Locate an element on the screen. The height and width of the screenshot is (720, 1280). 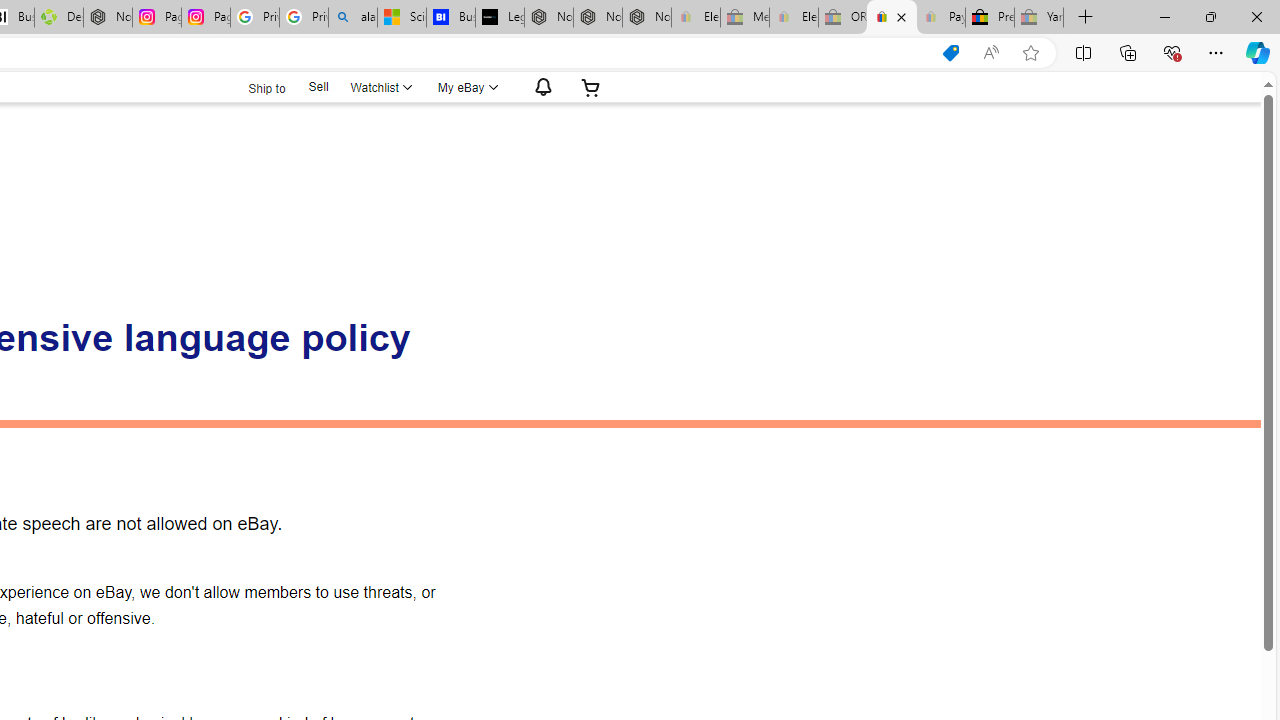
'alabama high school quarterback dies - Search' is located at coordinates (353, 17).